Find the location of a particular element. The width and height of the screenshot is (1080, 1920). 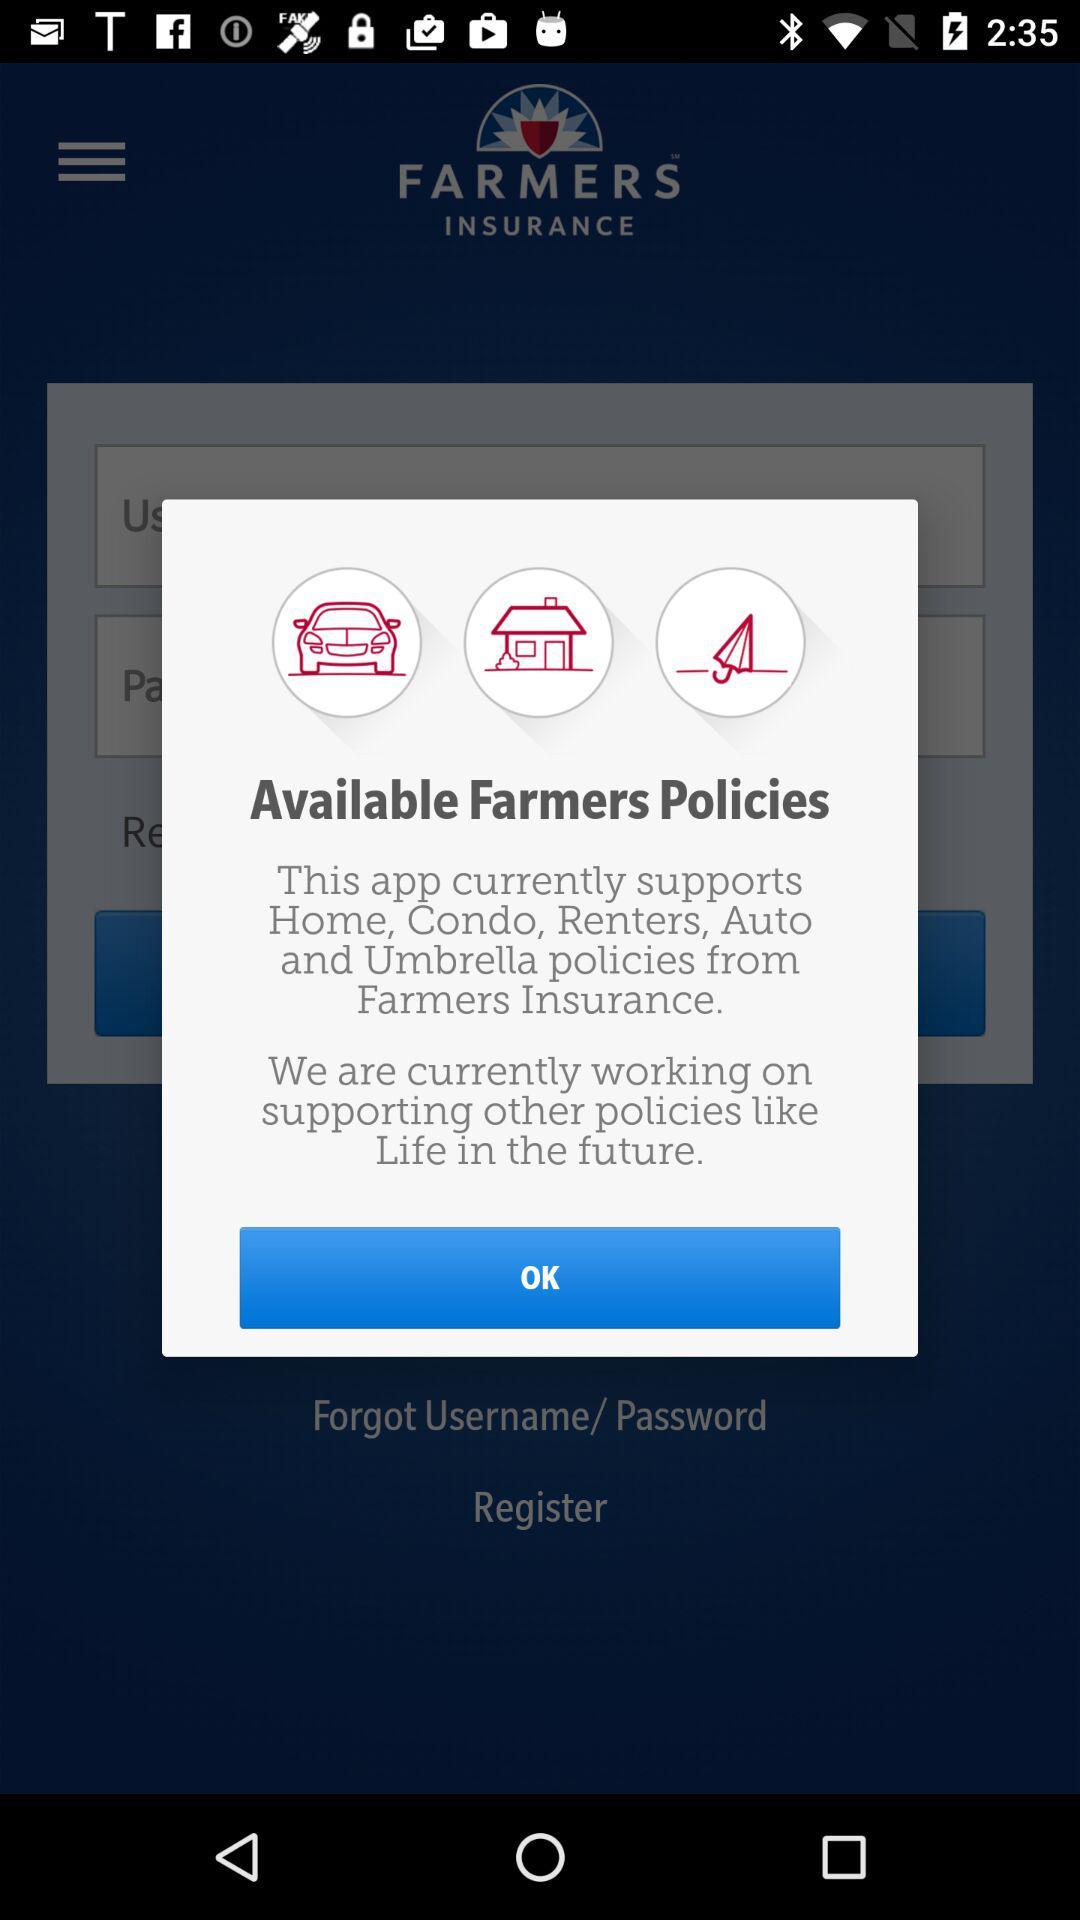

item below we are currently item is located at coordinates (540, 1276).